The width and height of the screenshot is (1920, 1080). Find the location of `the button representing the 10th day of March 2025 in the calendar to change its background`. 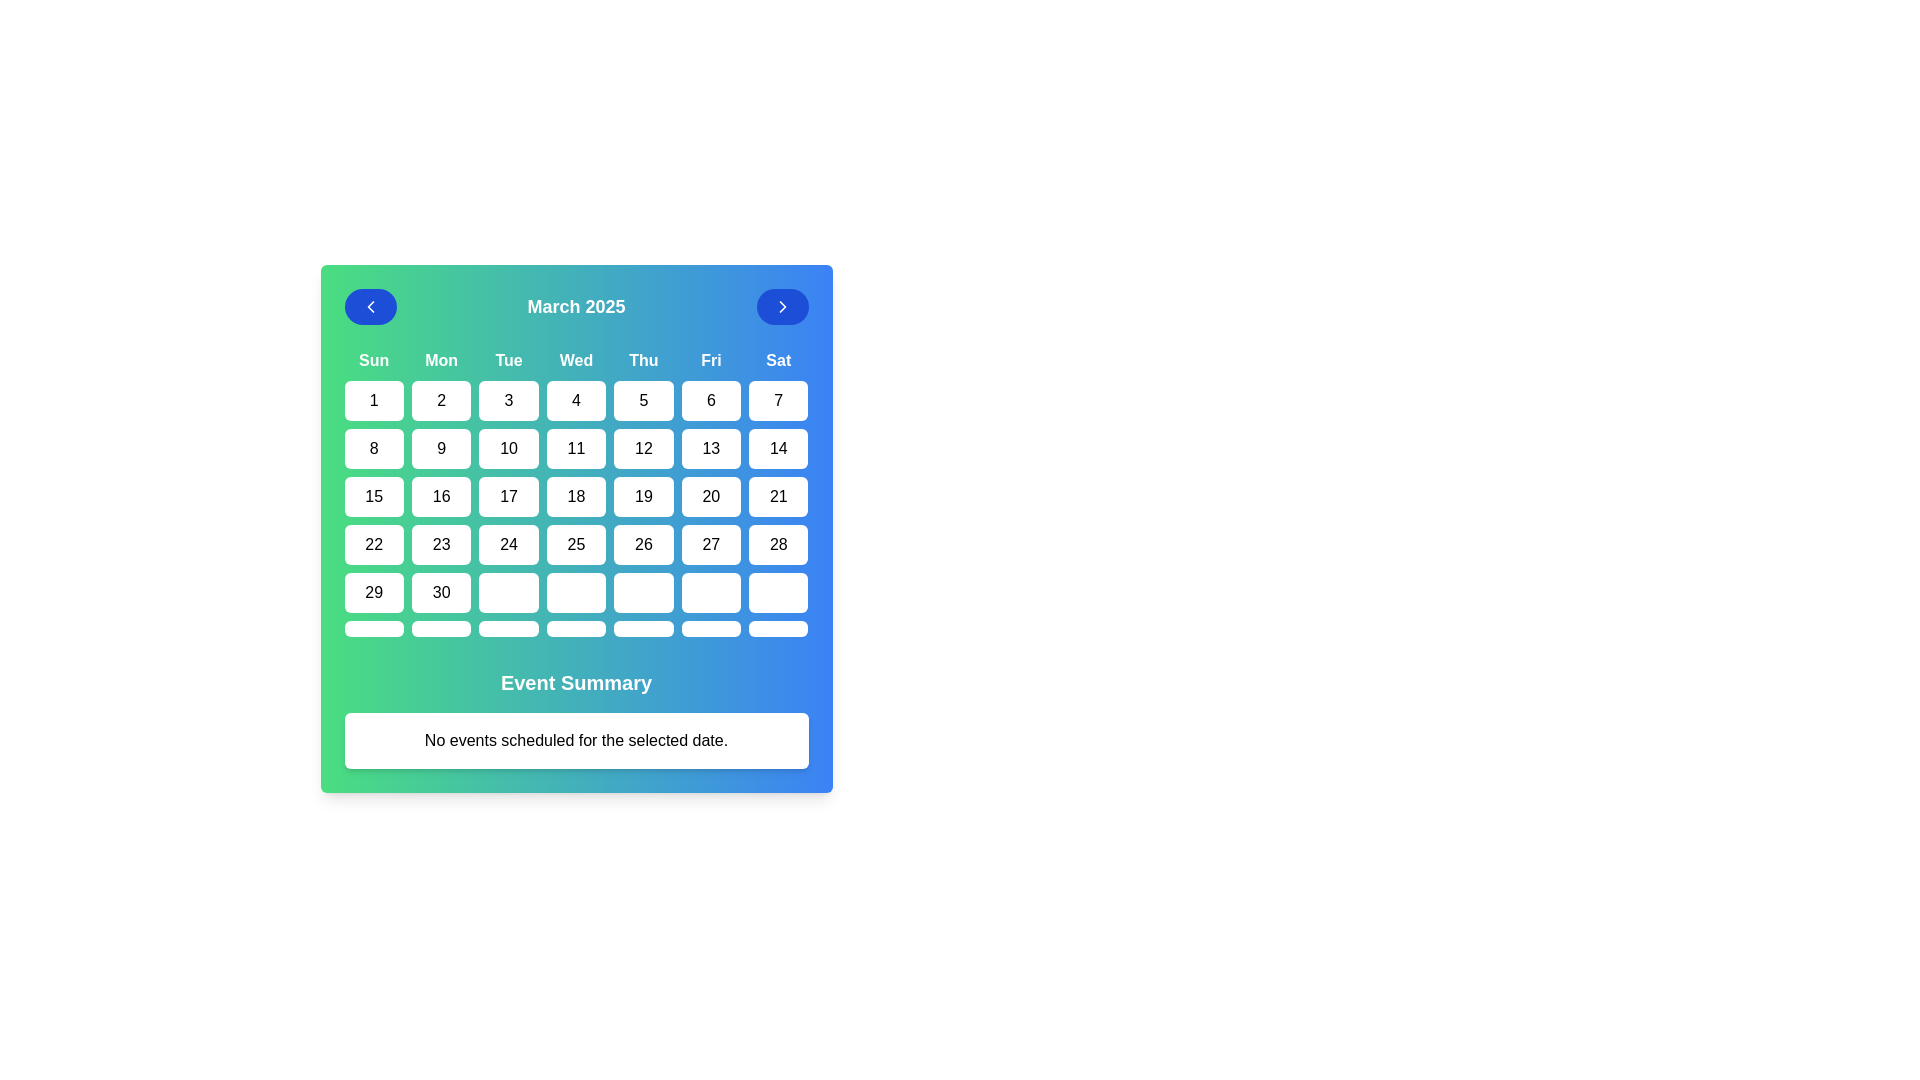

the button representing the 10th day of March 2025 in the calendar to change its background is located at coordinates (508, 447).